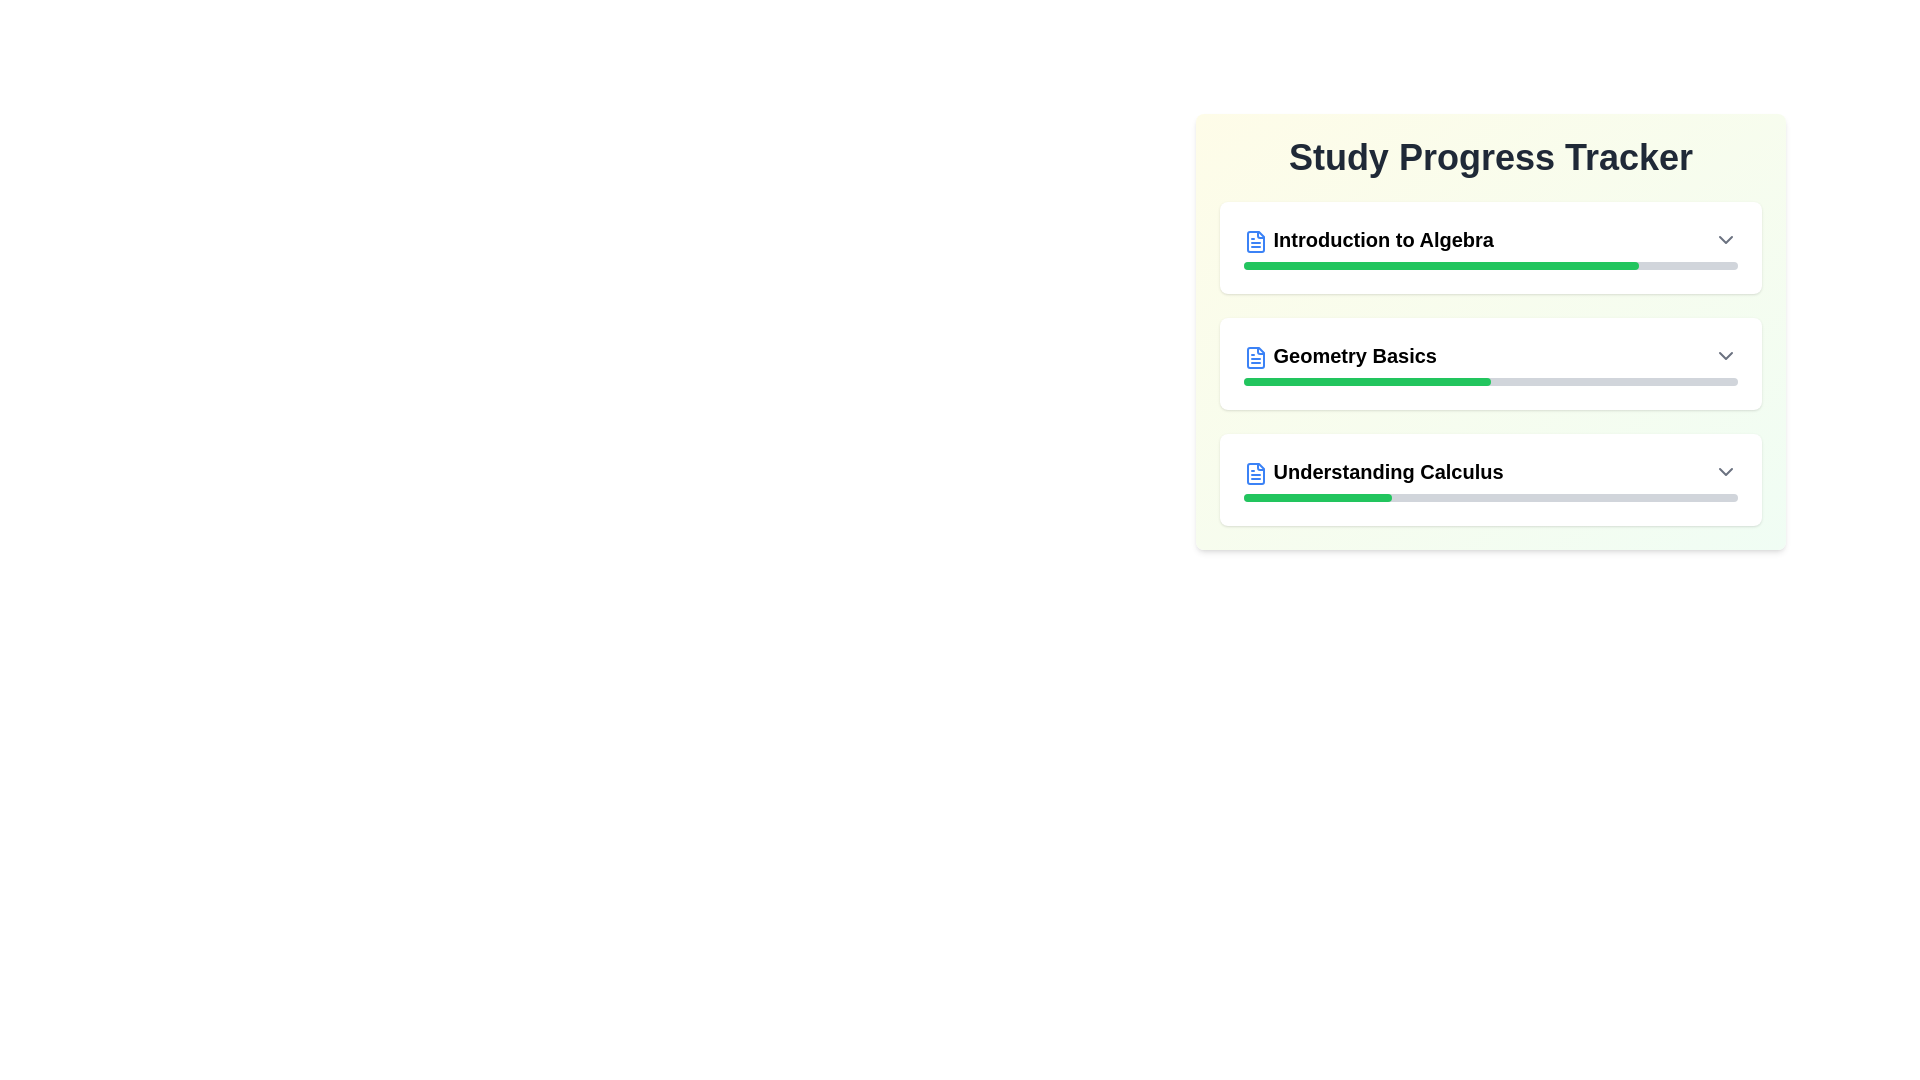  I want to click on the progress information represented by the slim horizontal progress bar located beneath the 'Geometry Basics' title in the 'Study Progress Tracker' interface, so click(1491, 381).